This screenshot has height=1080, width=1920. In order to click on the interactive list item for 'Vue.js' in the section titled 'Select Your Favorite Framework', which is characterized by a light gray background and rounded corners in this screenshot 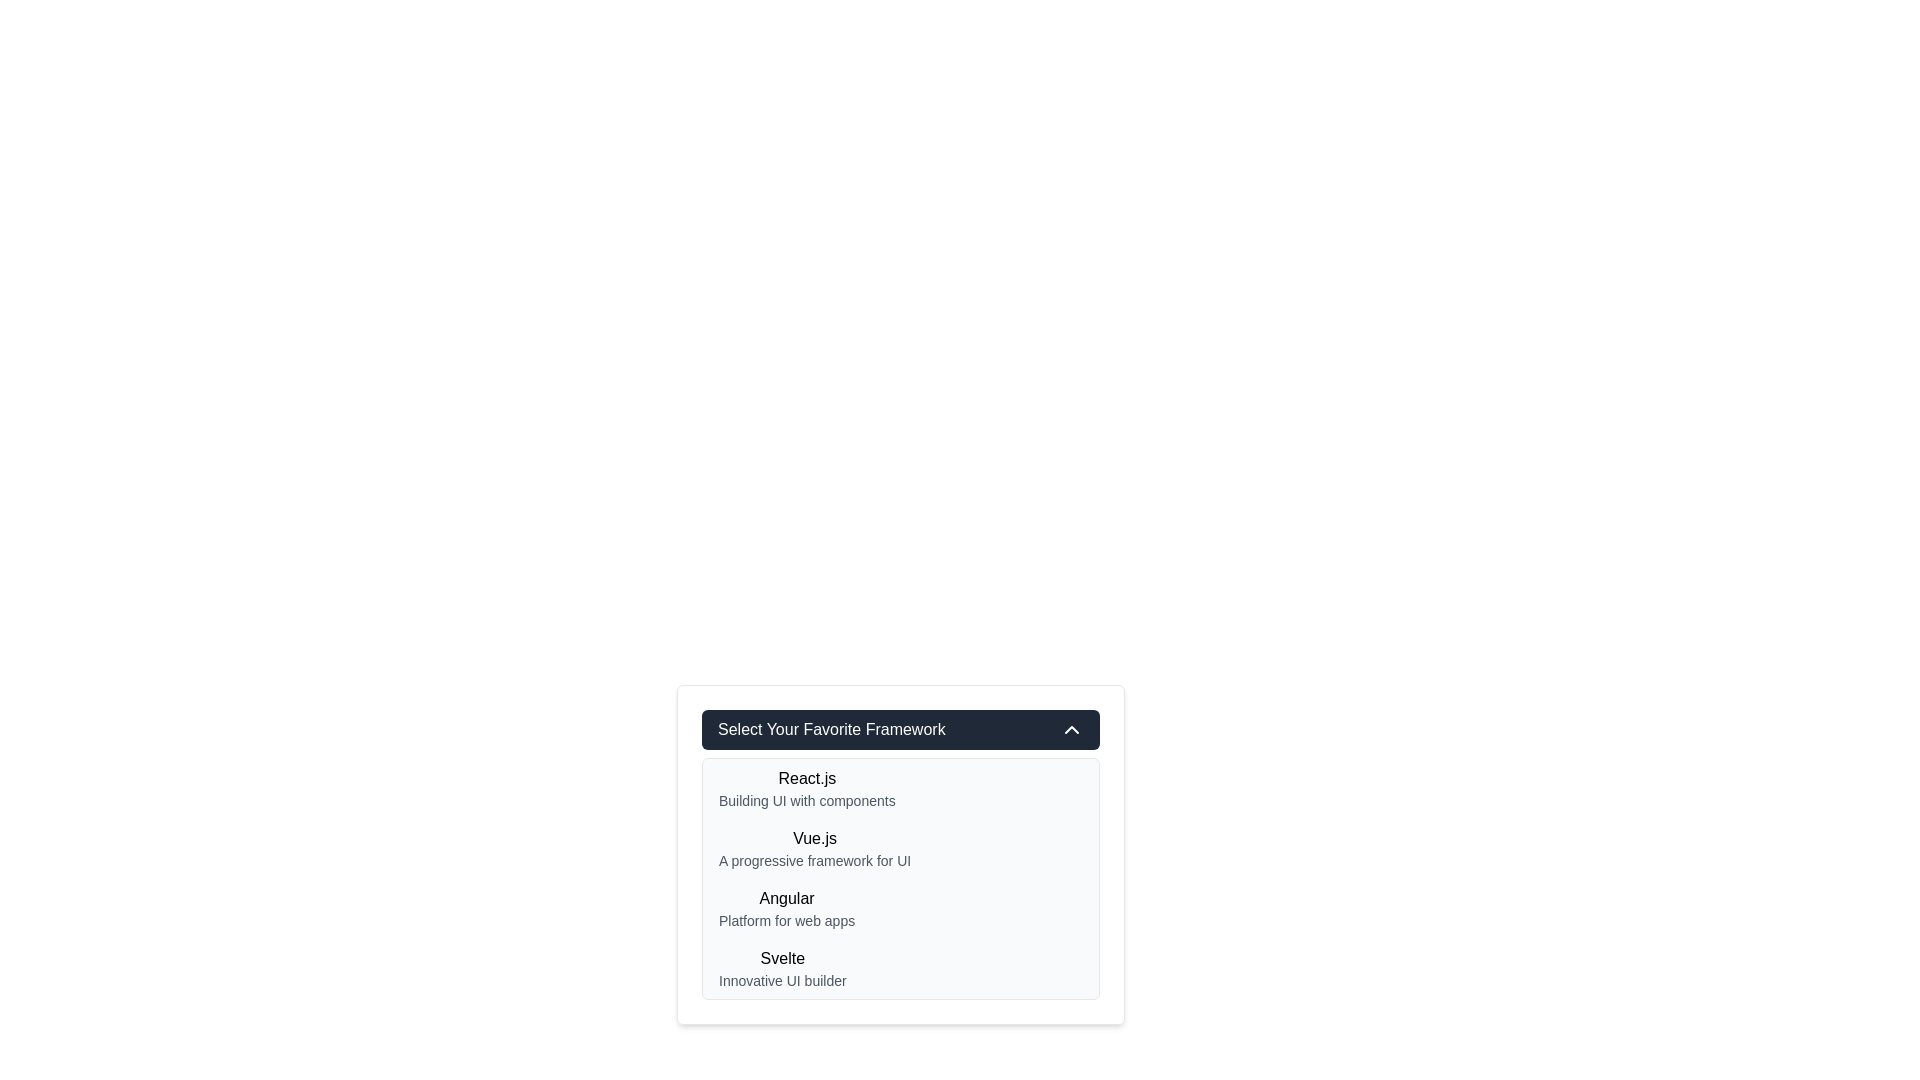, I will do `click(900, 878)`.